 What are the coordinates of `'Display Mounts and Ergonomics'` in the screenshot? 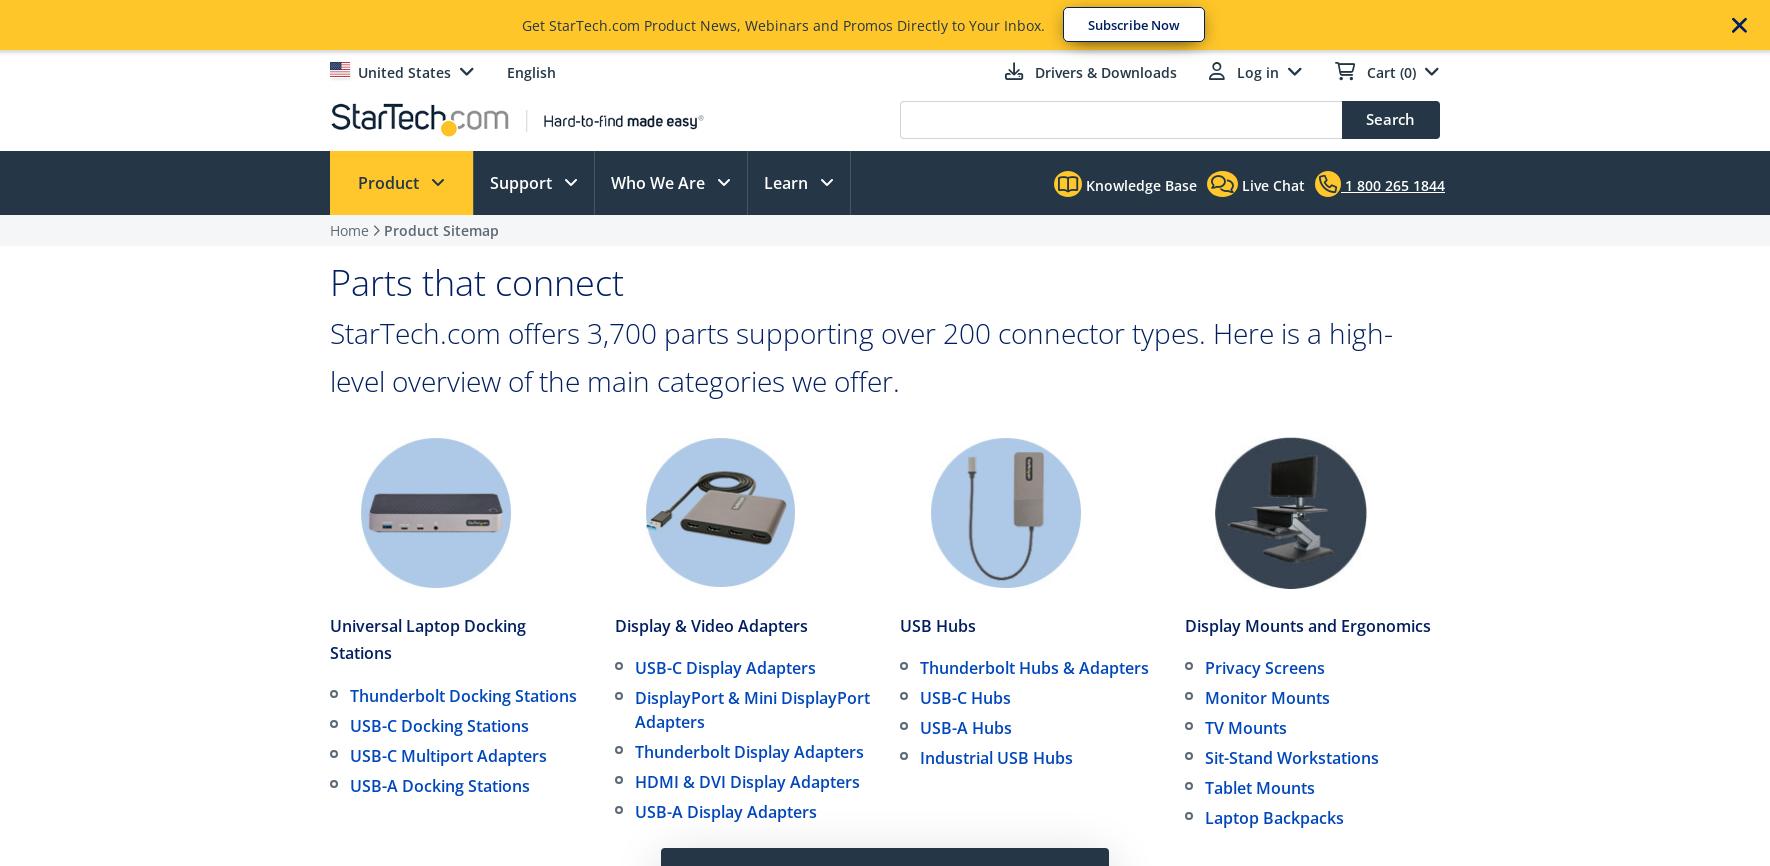 It's located at (1307, 626).